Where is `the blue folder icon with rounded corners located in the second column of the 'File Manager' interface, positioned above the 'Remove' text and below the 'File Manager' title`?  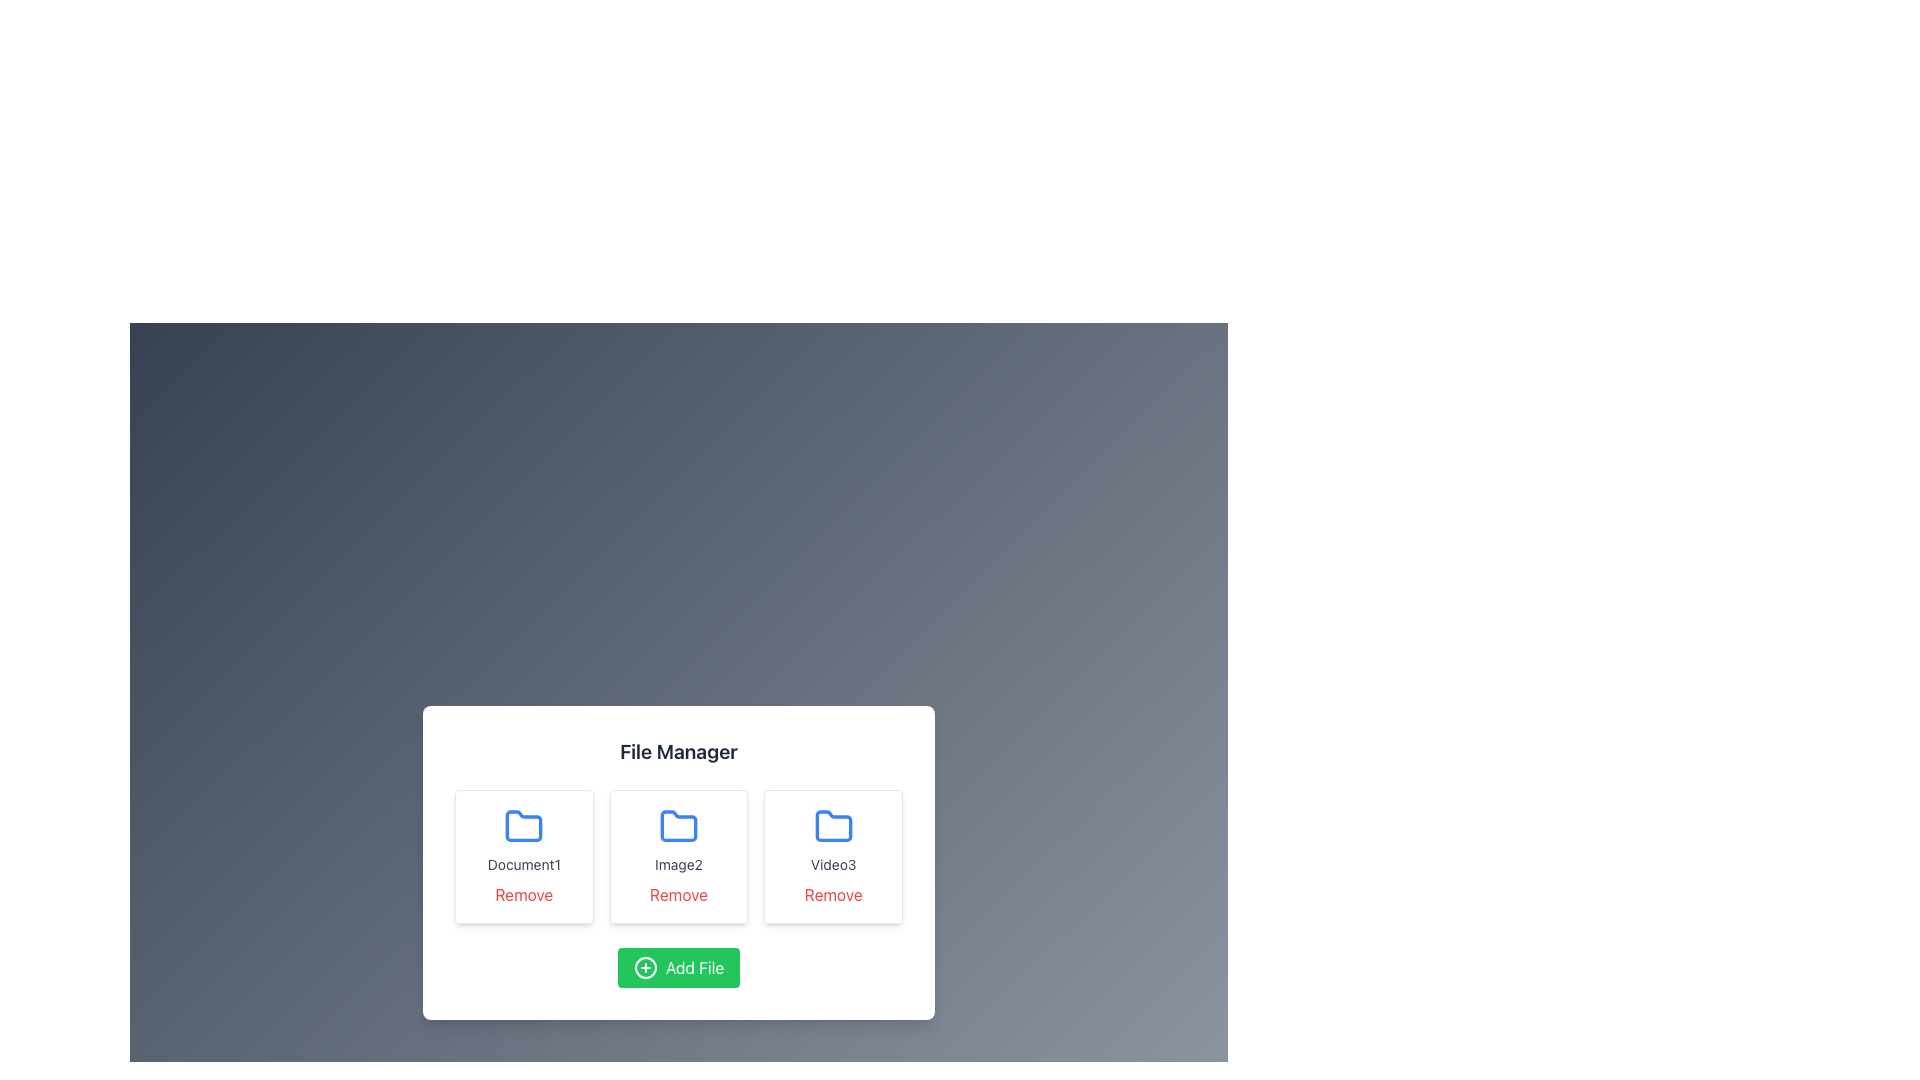 the blue folder icon with rounded corners located in the second column of the 'File Manager' interface, positioned above the 'Remove' text and below the 'File Manager' title is located at coordinates (678, 826).